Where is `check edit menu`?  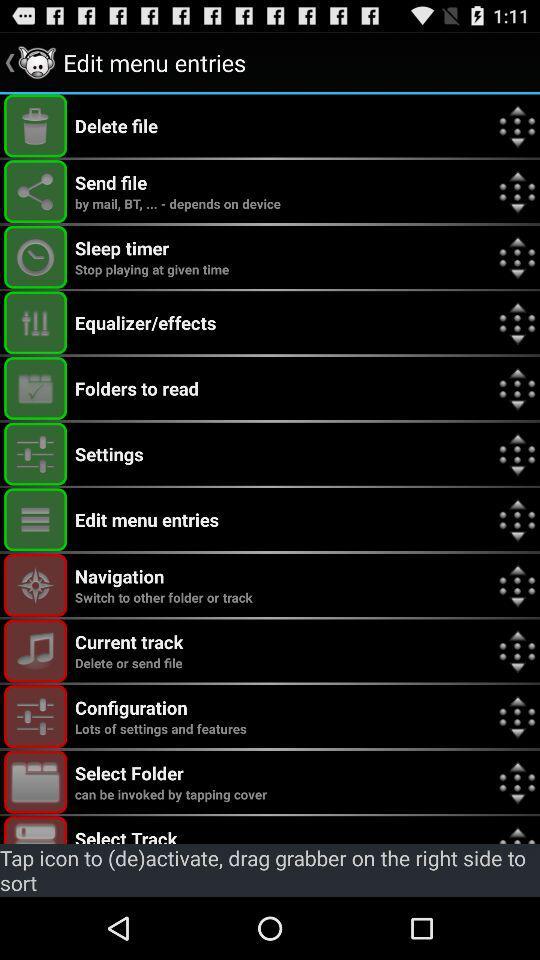
check edit menu is located at coordinates (35, 518).